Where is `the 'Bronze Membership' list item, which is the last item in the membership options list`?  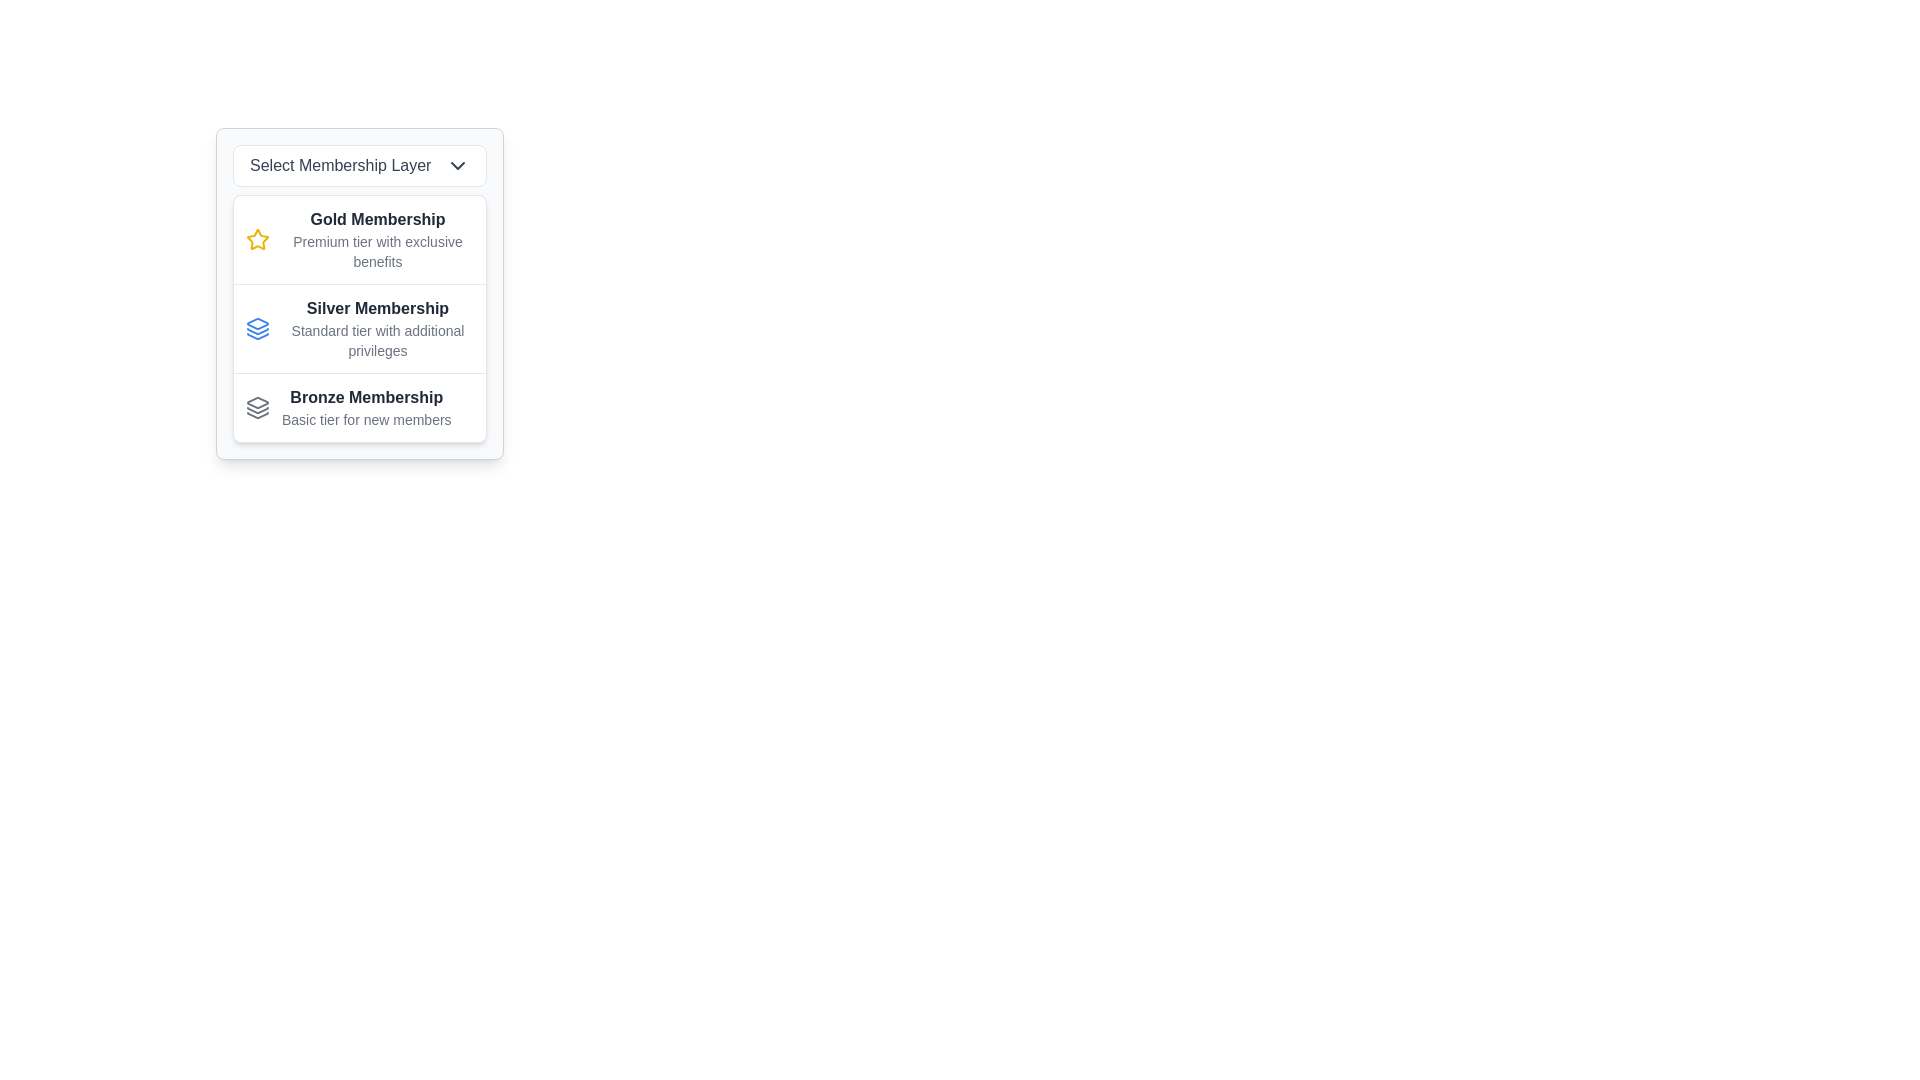 the 'Bronze Membership' list item, which is the last item in the membership options list is located at coordinates (360, 407).